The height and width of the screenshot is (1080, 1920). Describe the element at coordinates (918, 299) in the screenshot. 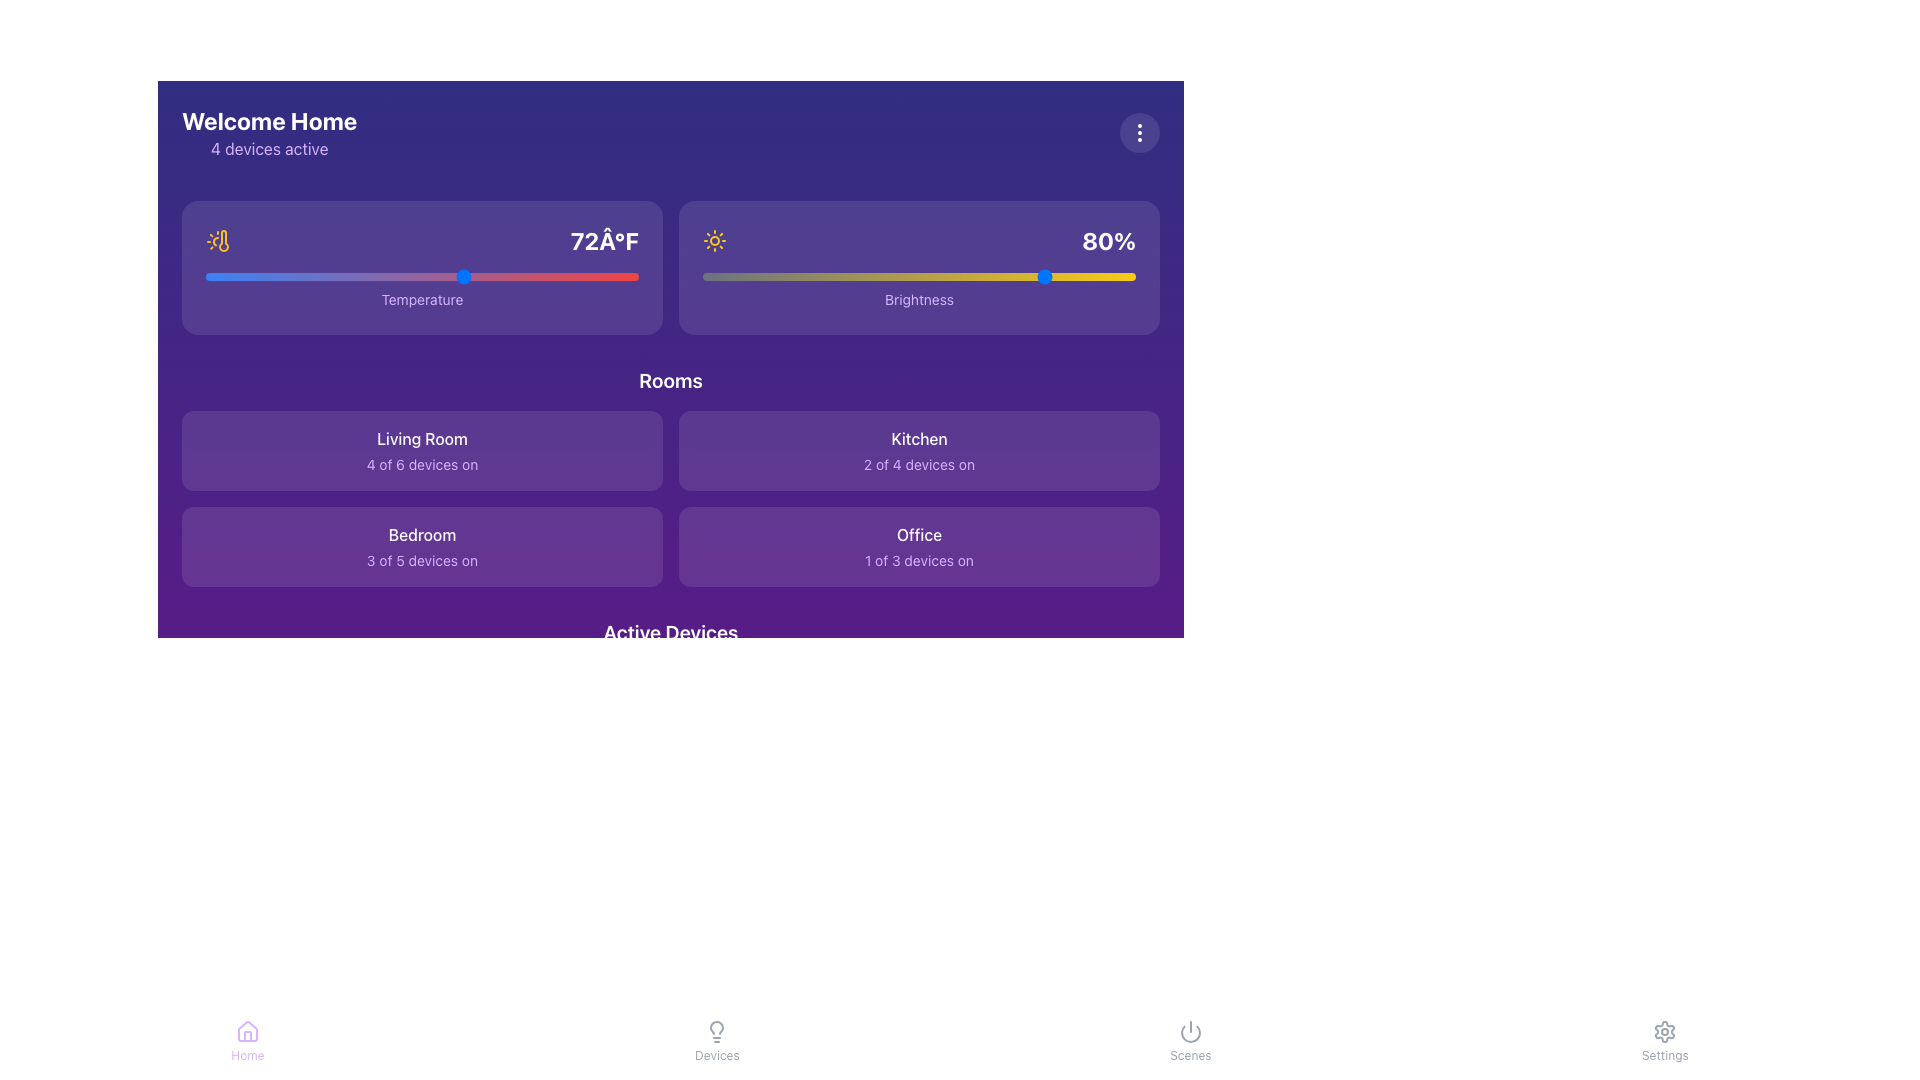

I see `the text label element displaying 'Brightness', which is styled with purple text and located below a gradient progress bar` at that location.